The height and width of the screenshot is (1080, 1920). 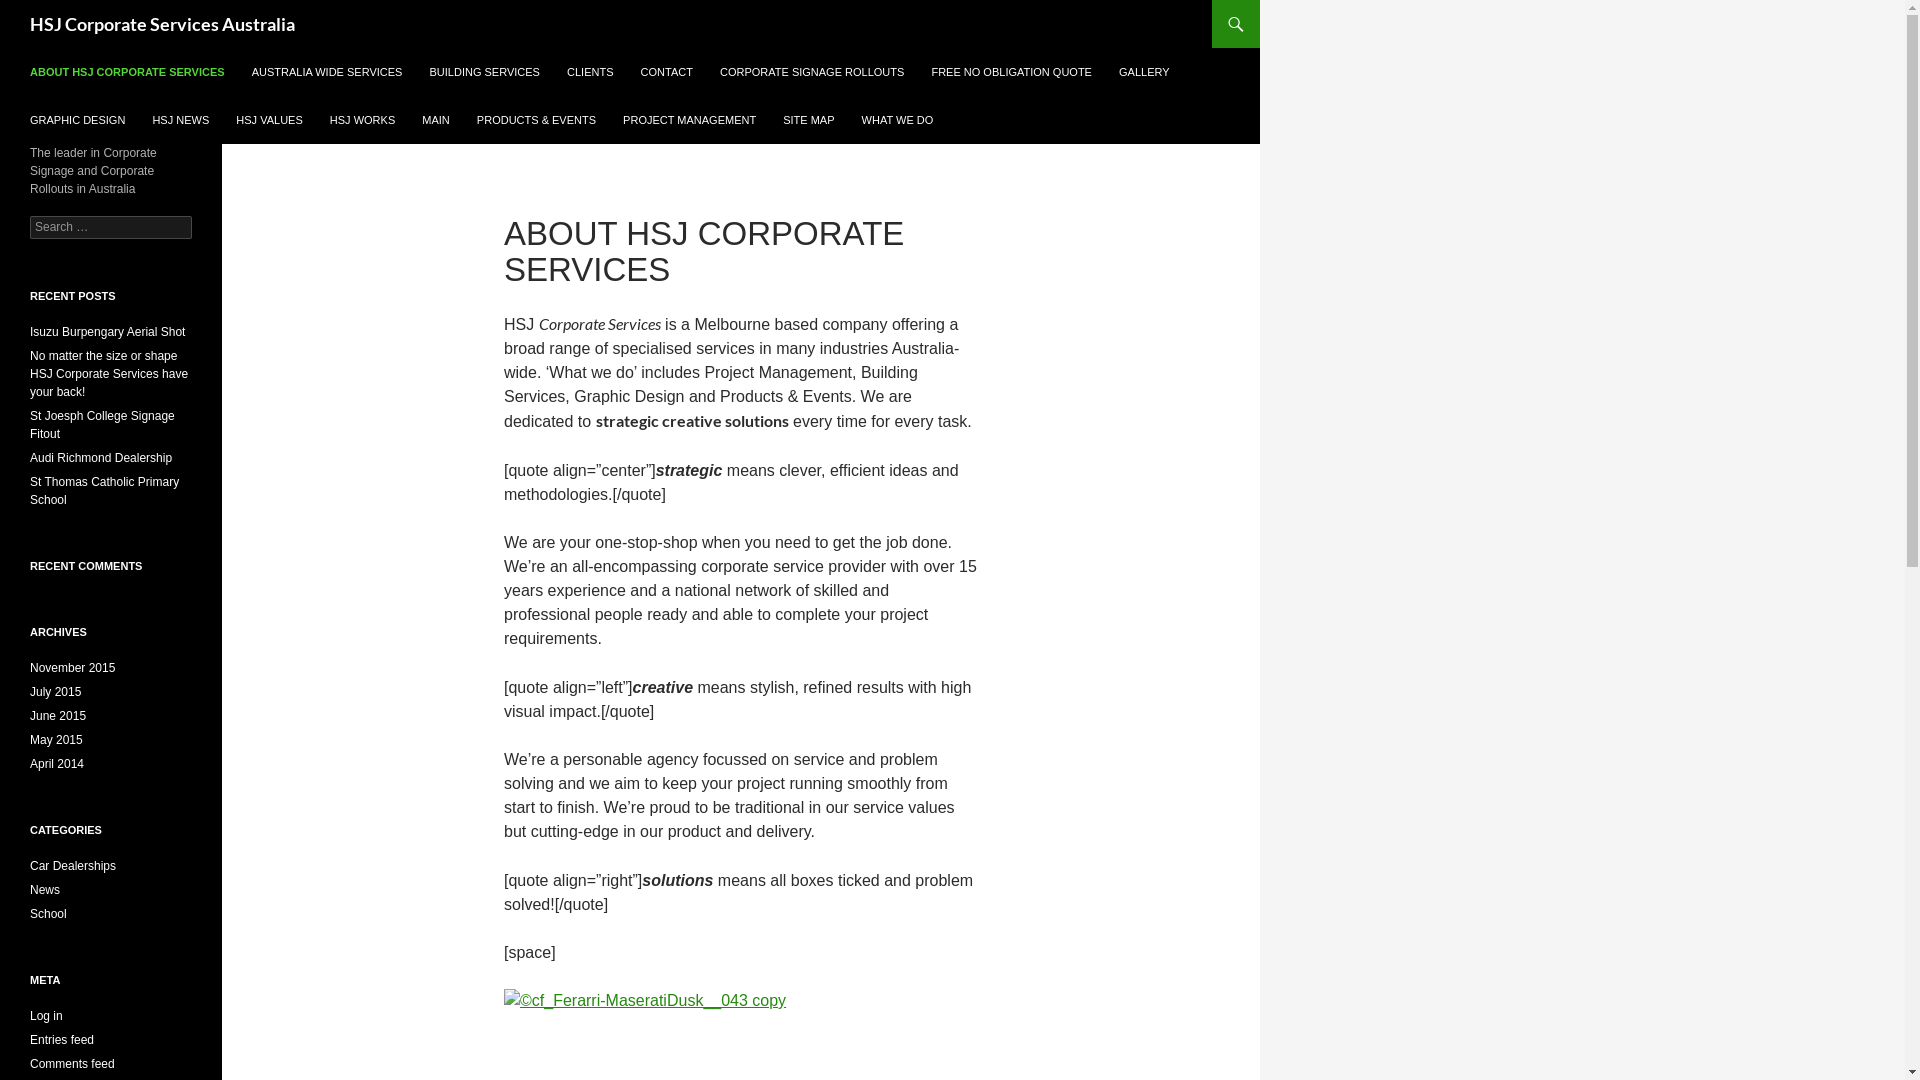 What do you see at coordinates (62, 1039) in the screenshot?
I see `'Entries feed'` at bounding box center [62, 1039].